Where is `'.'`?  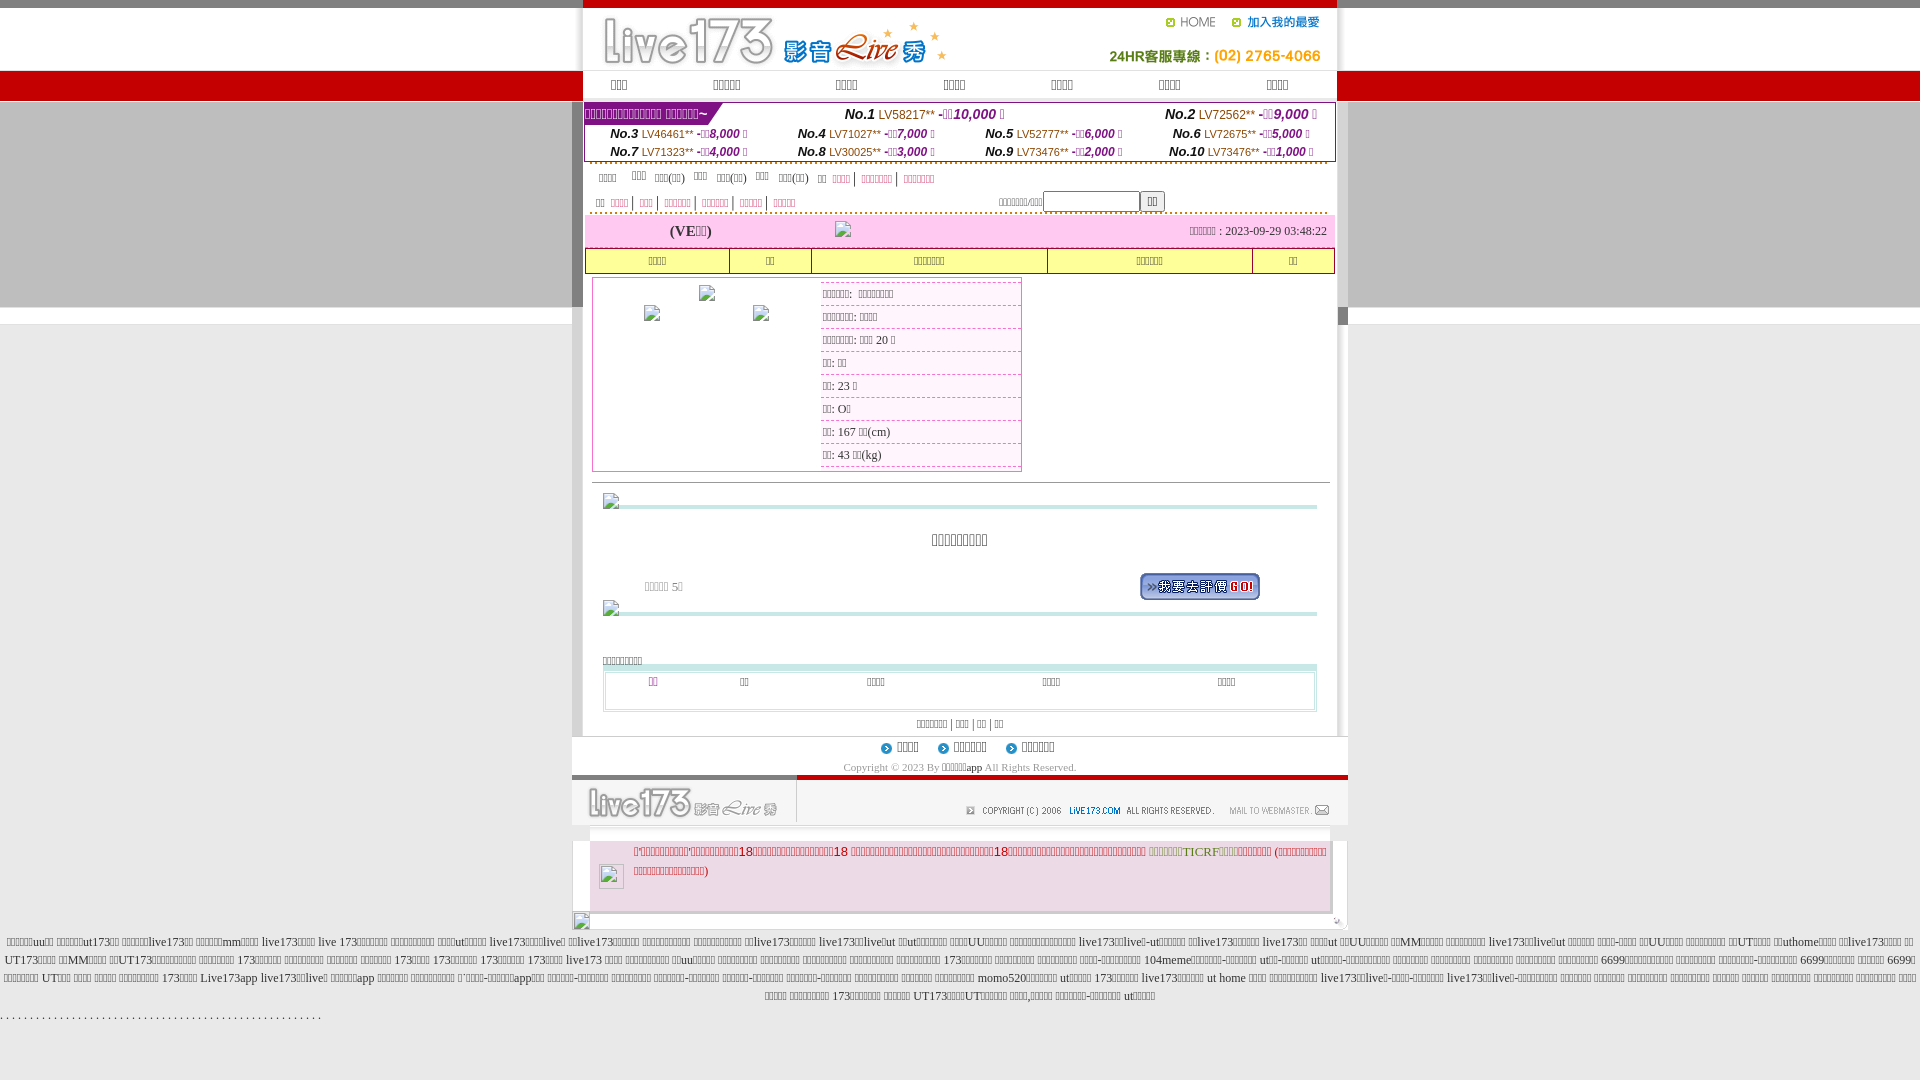
'.' is located at coordinates (79, 1014).